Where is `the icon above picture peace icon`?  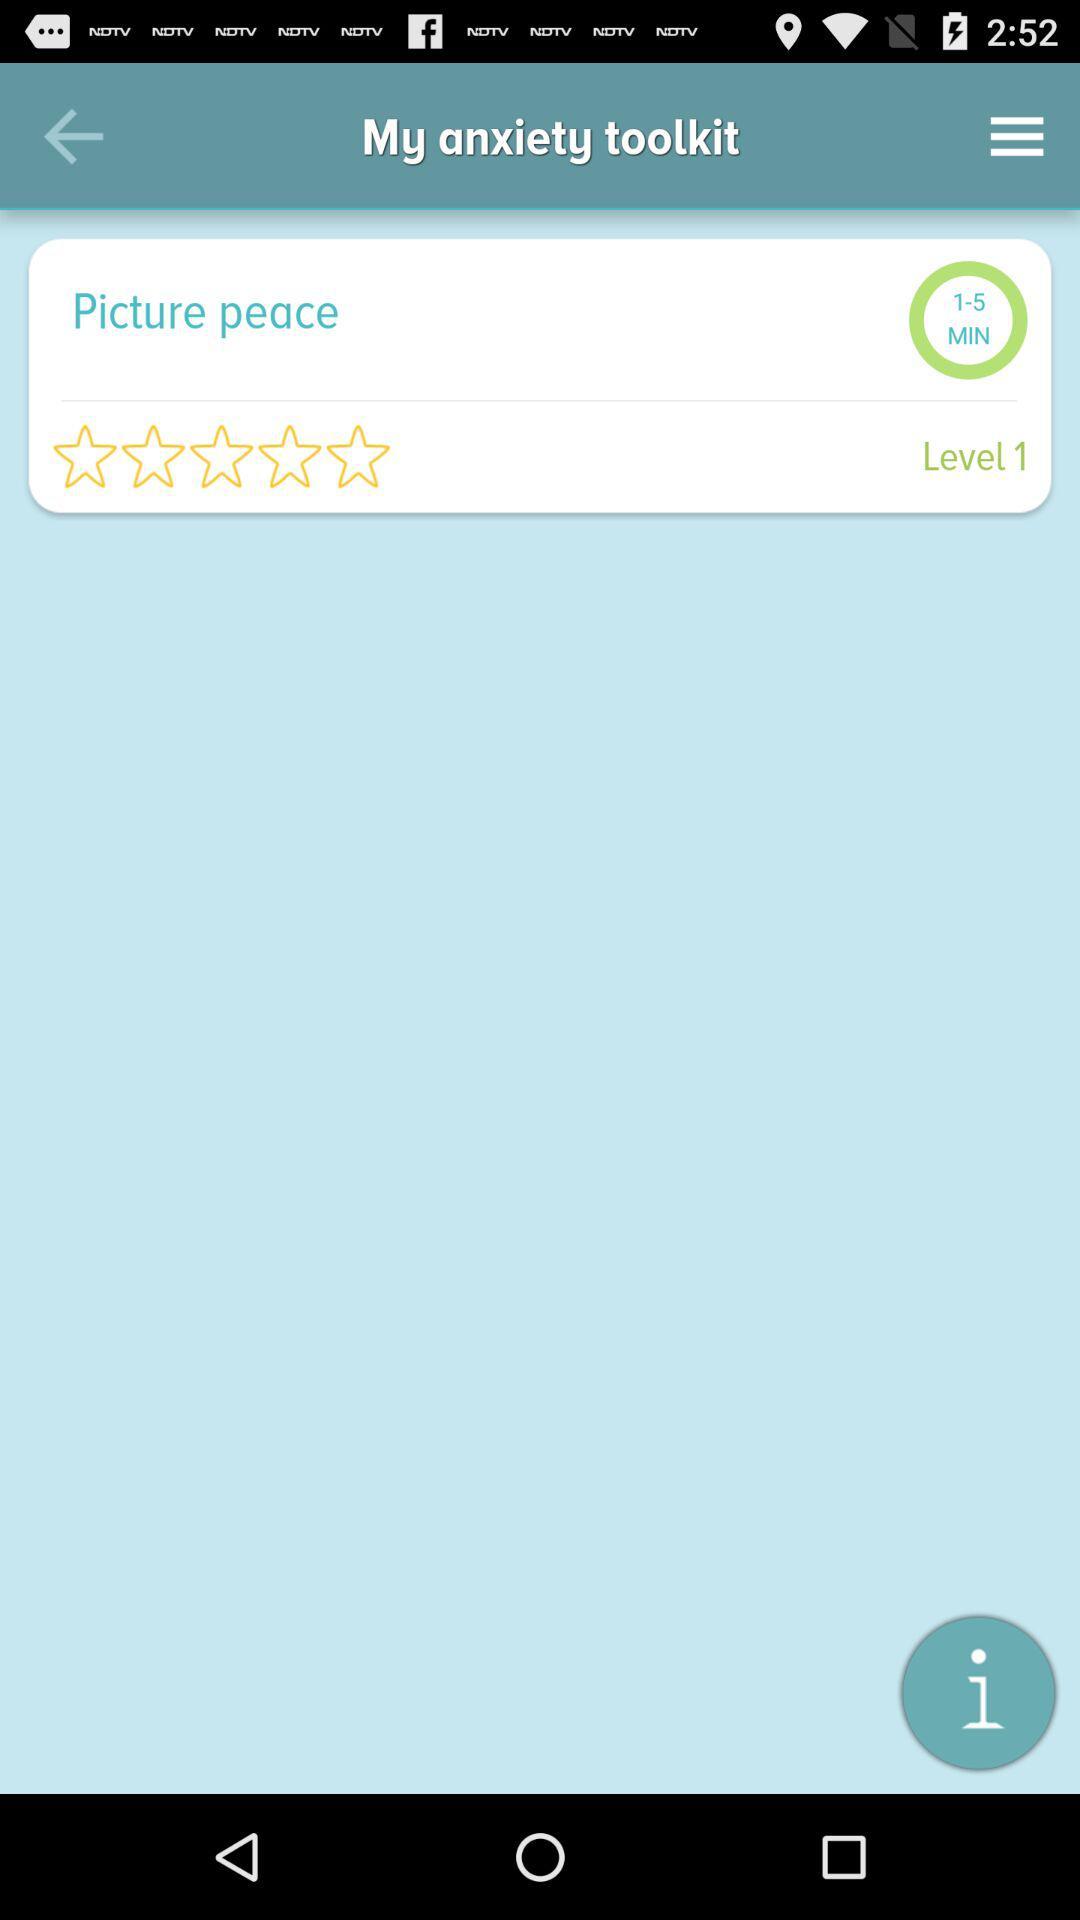
the icon above picture peace icon is located at coordinates (72, 135).